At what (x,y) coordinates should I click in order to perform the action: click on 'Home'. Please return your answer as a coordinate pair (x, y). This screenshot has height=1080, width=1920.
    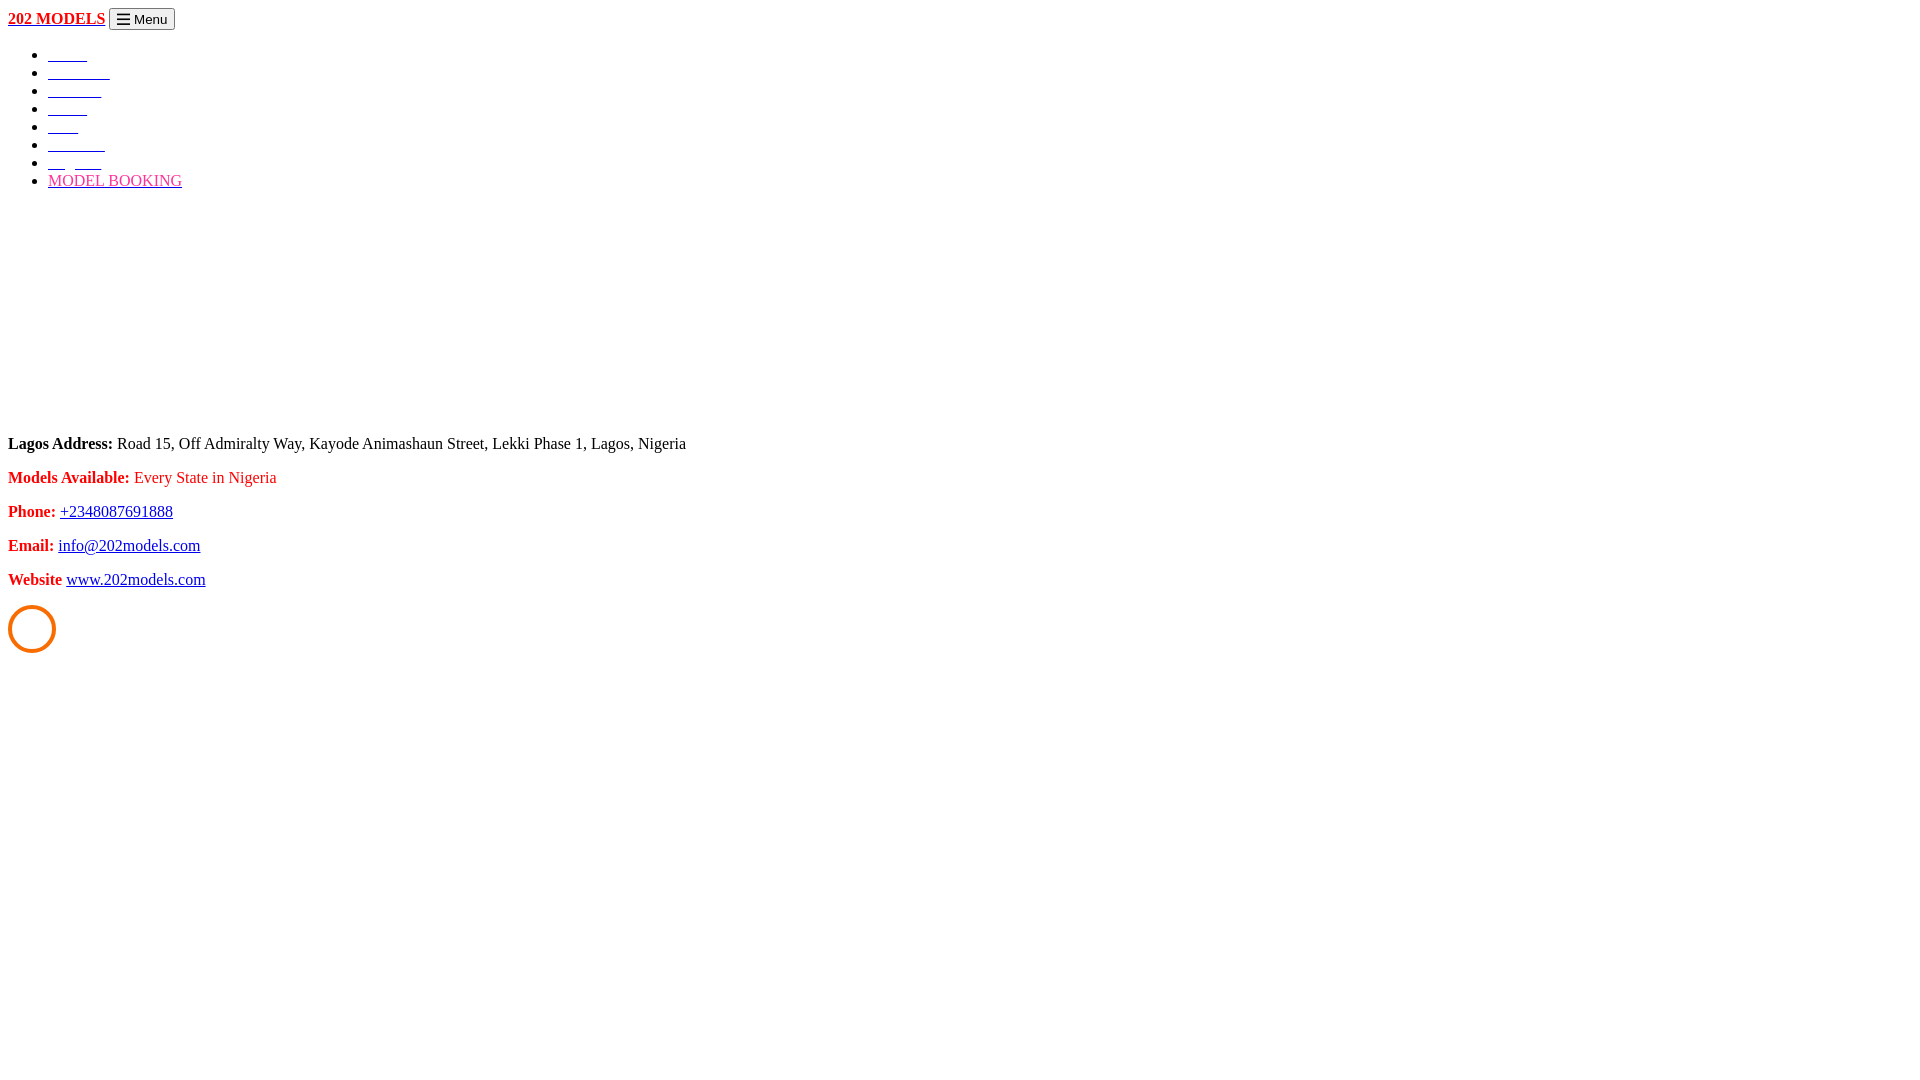
    Looking at the image, I should click on (48, 53).